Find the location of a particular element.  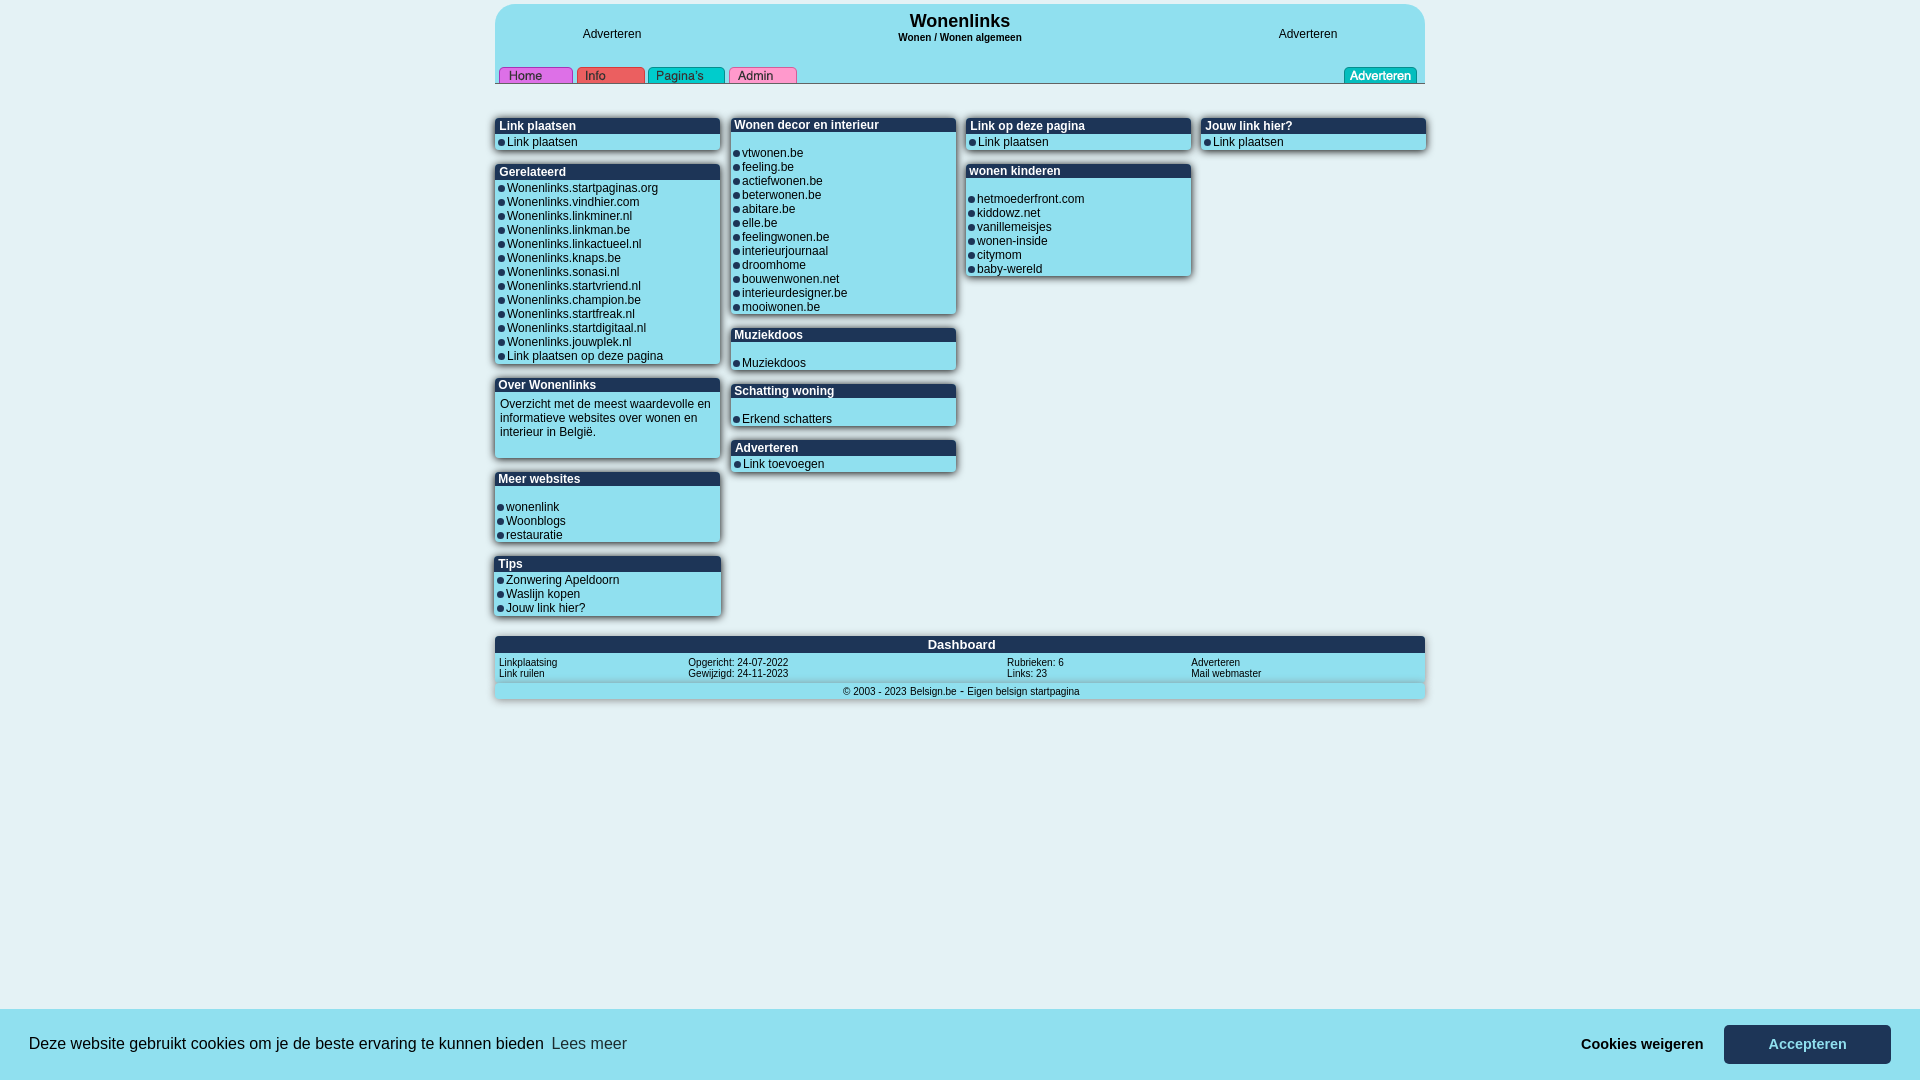

'Eigen belsign startpagina' is located at coordinates (1022, 689).